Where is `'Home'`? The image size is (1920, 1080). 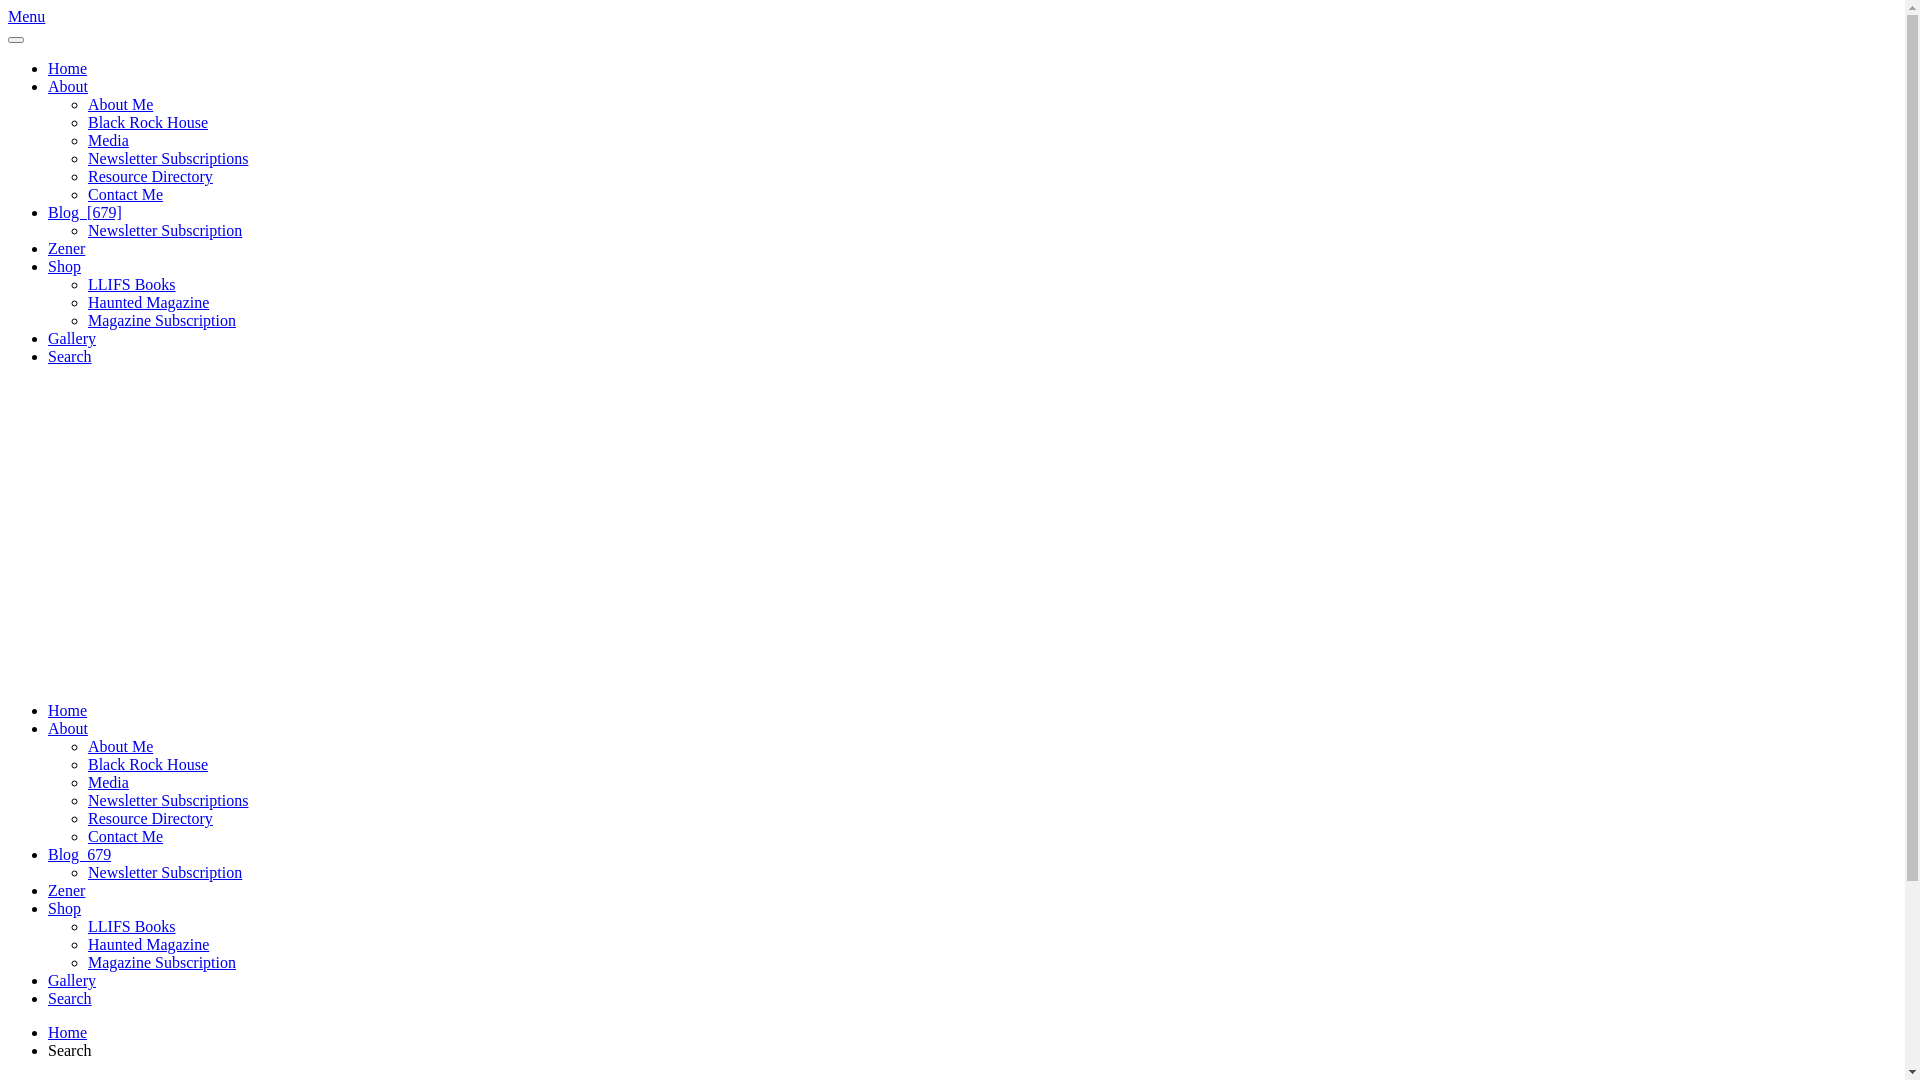 'Home' is located at coordinates (67, 67).